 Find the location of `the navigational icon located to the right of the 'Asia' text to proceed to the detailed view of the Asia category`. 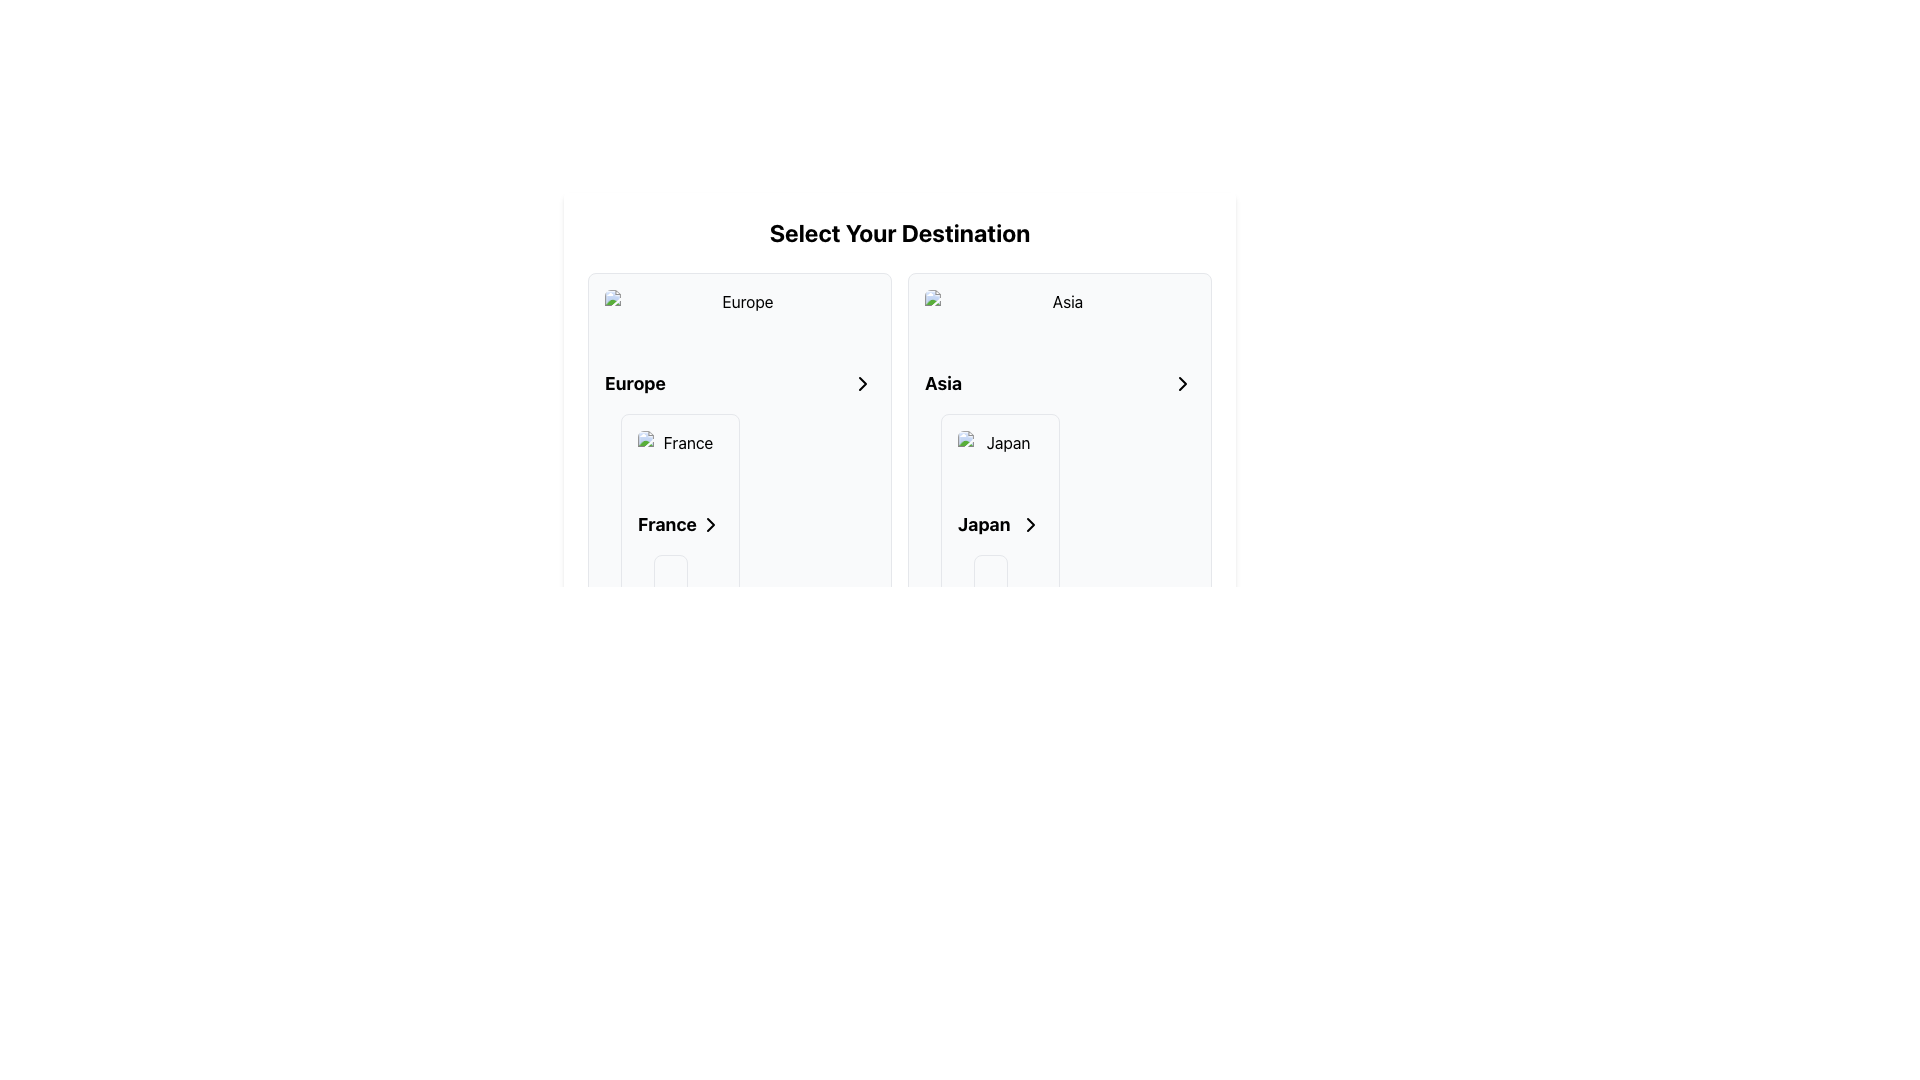

the navigational icon located to the right of the 'Asia' text to proceed to the detailed view of the Asia category is located at coordinates (1182, 384).